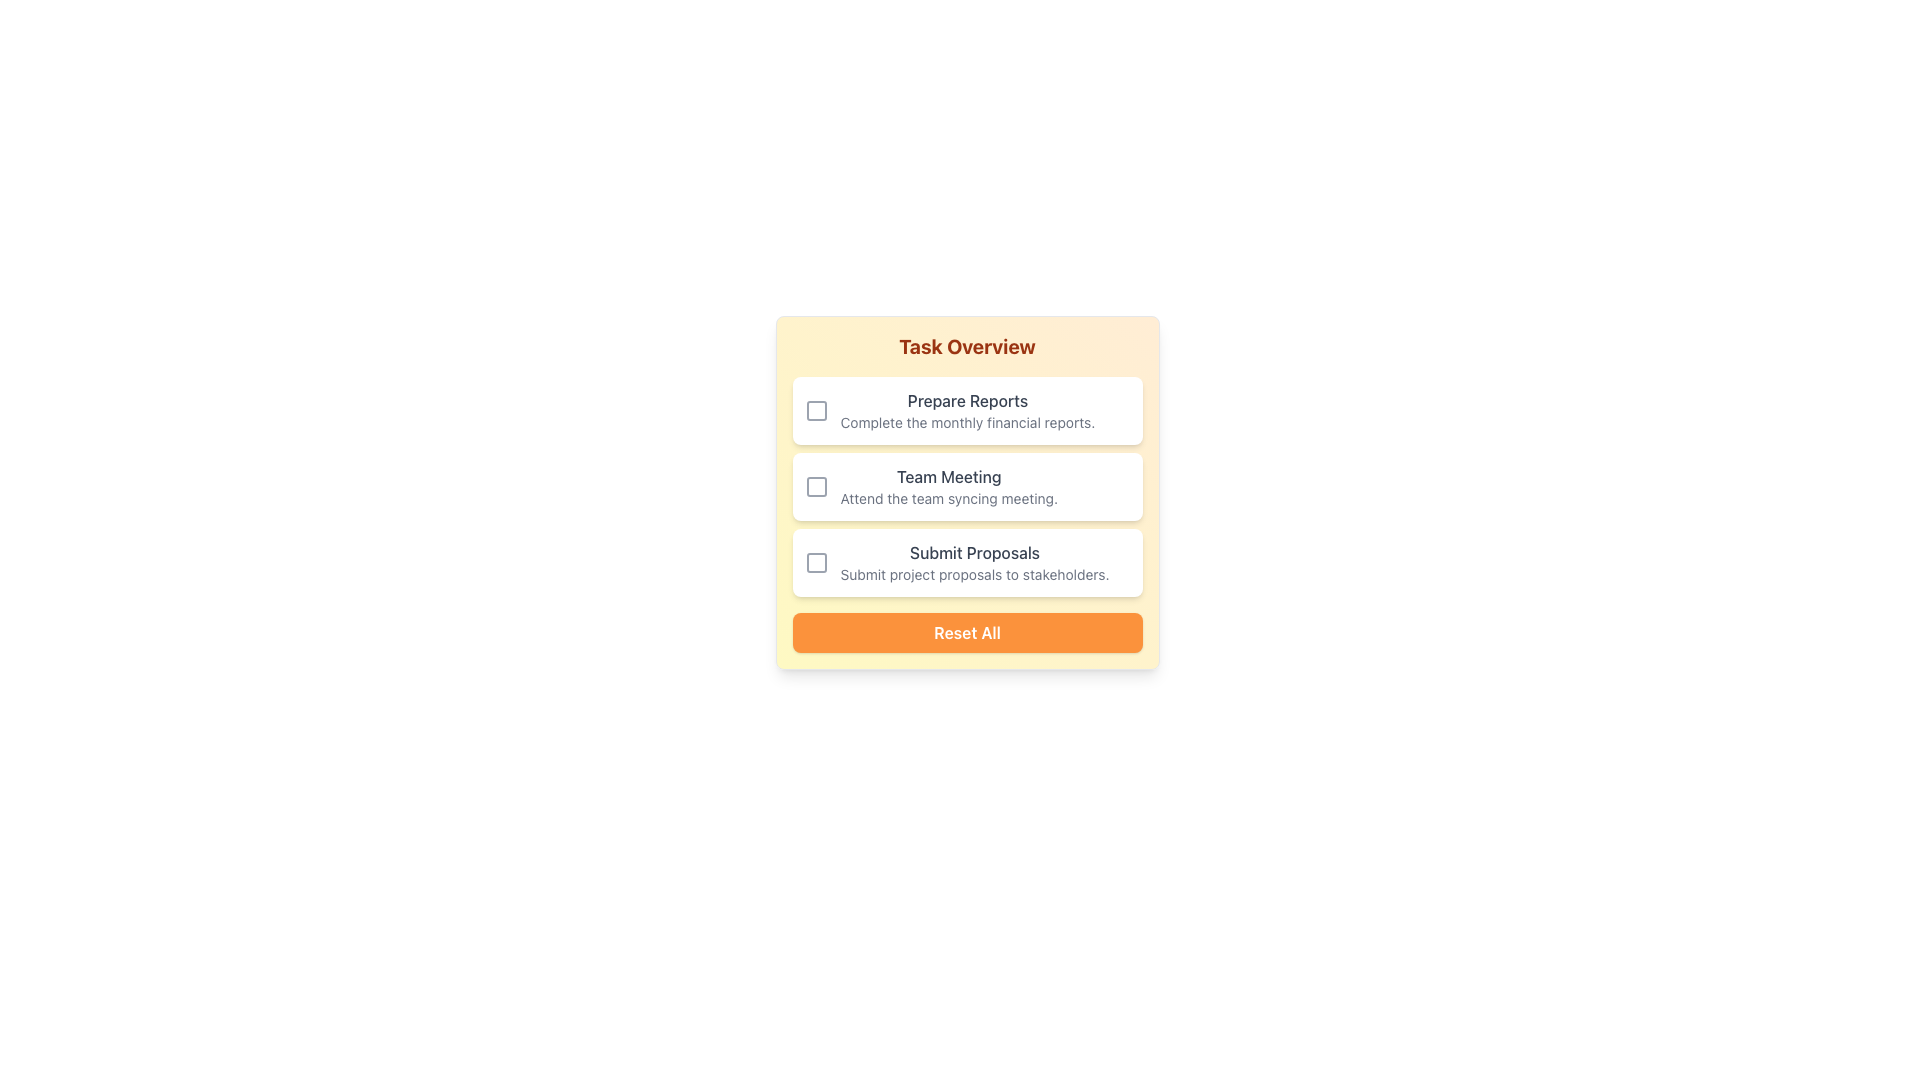 The width and height of the screenshot is (1920, 1080). Describe the element at coordinates (816, 486) in the screenshot. I see `the first checkbox for the 'Team Meeting' task` at that location.